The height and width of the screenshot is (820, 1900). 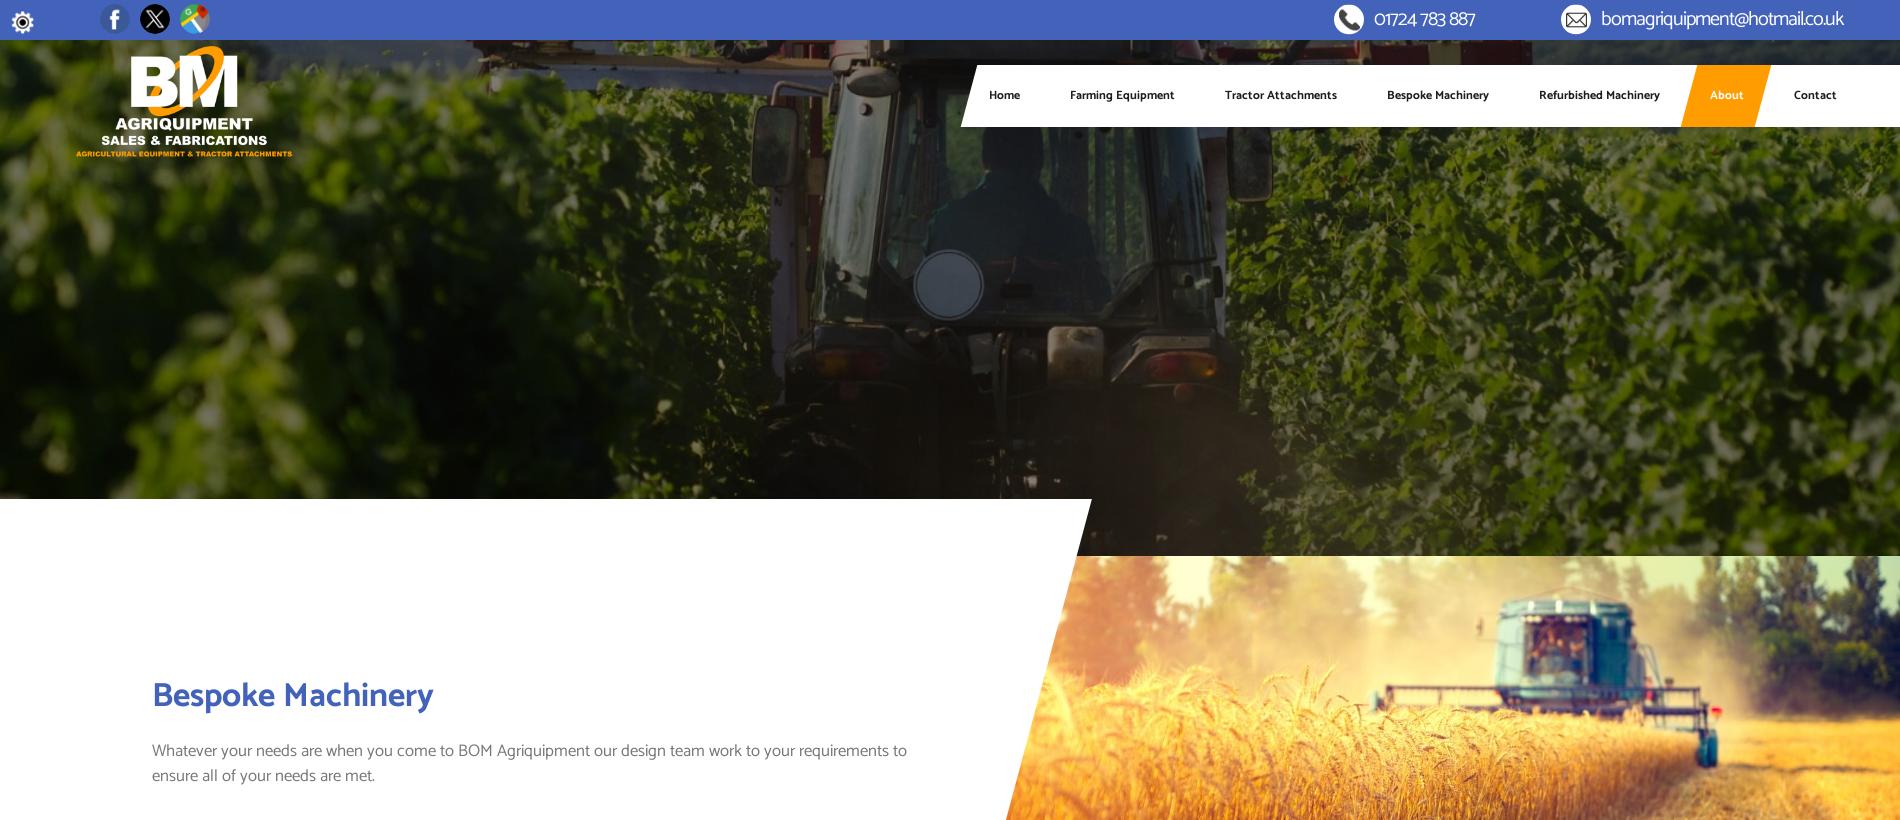 What do you see at coordinates (1599, 95) in the screenshot?
I see `'Refurbished Machinery'` at bounding box center [1599, 95].